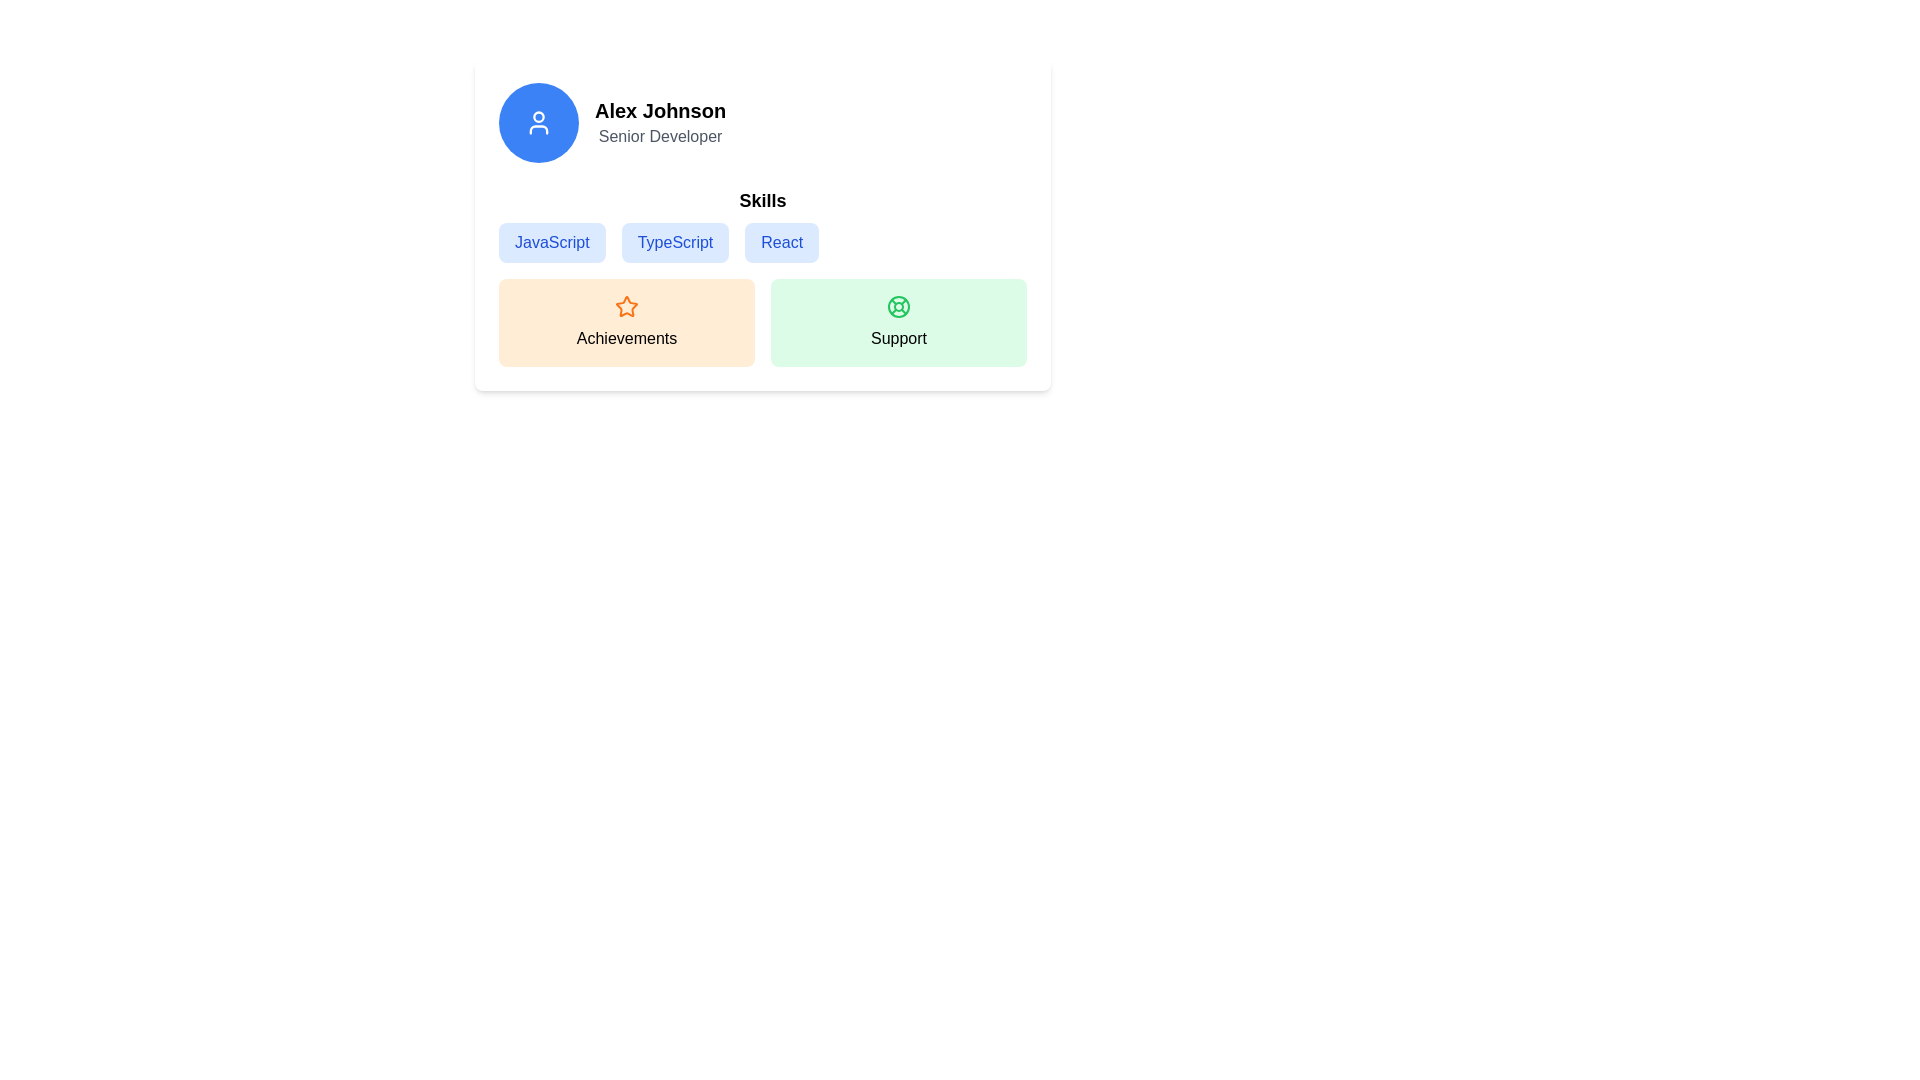 Image resolution: width=1920 pixels, height=1080 pixels. I want to click on the 'TypeScript' label, which is a rectangular badge with rounded corners, featuring a light blue background and bold blue text in the center, so click(675, 242).